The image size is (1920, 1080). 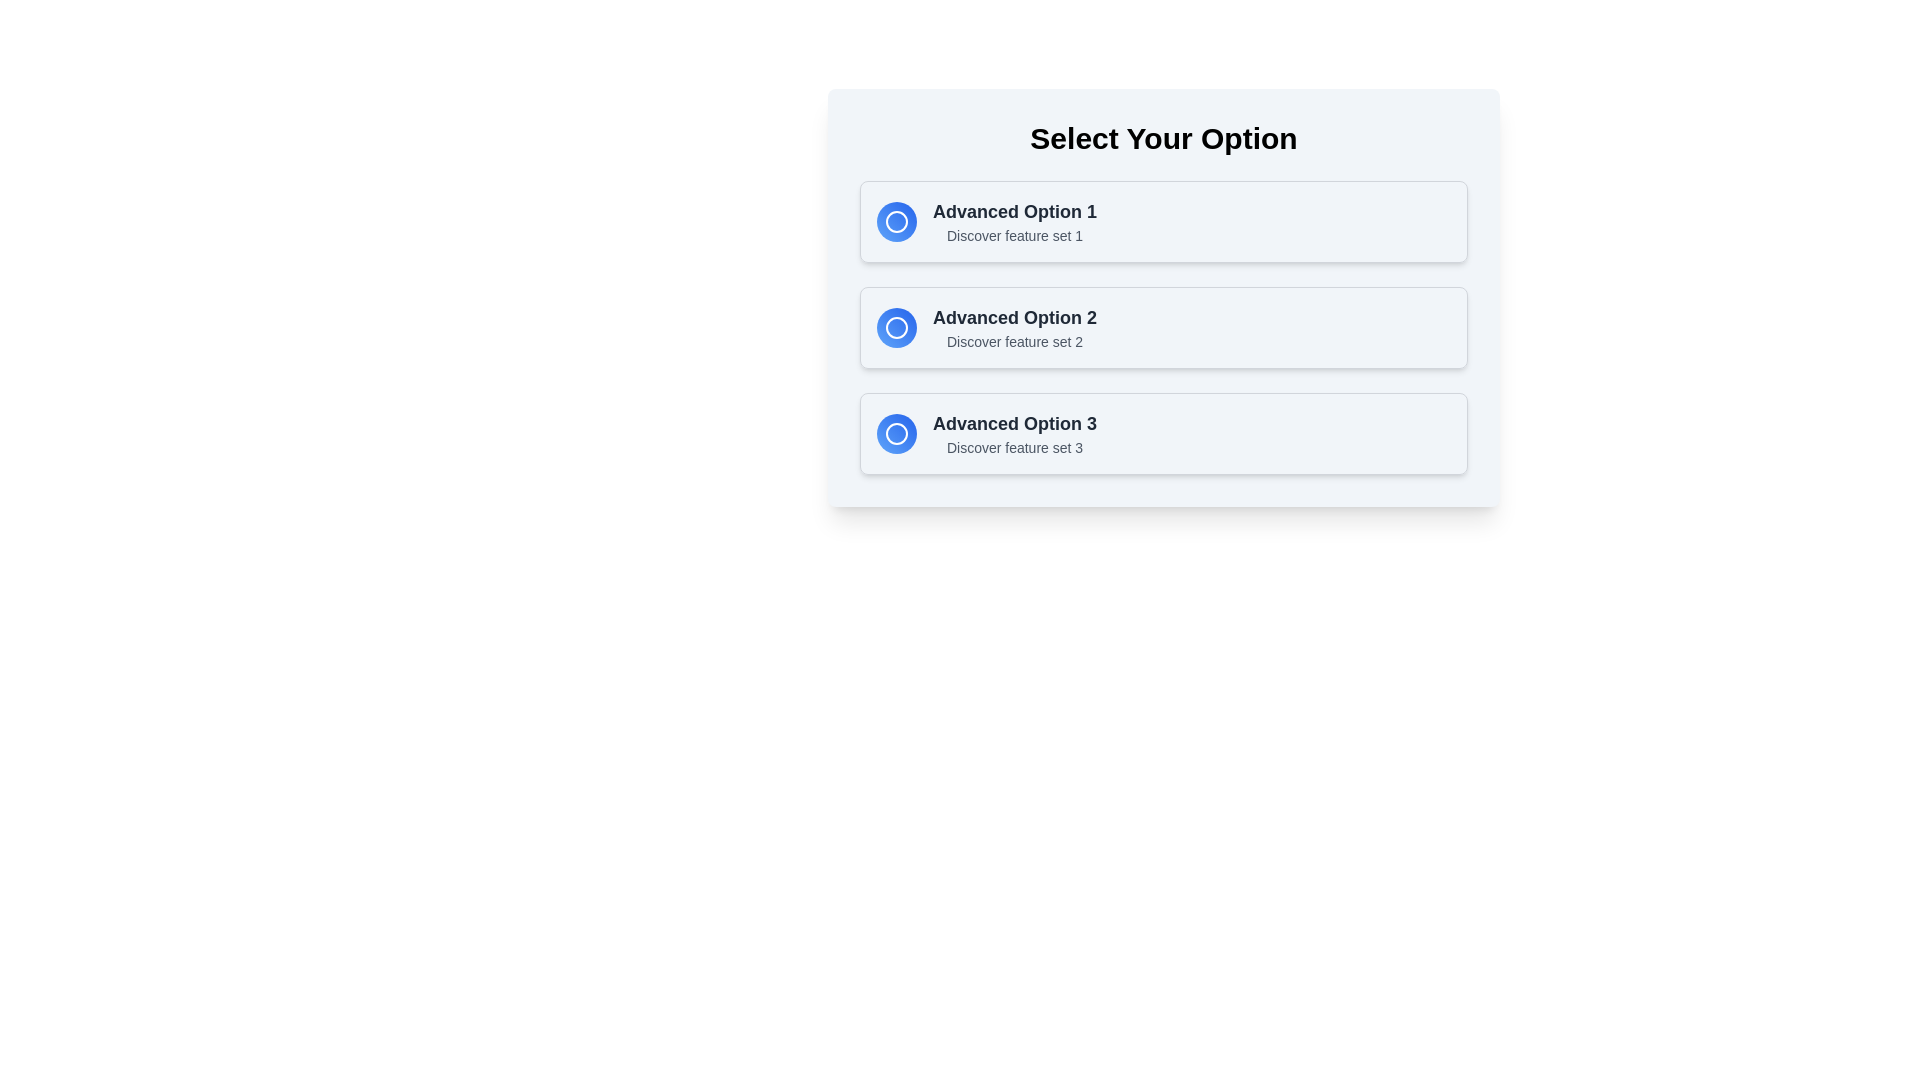 What do you see at coordinates (1015, 316) in the screenshot?
I see `the text label displaying 'Advanced Option 2', which is prominently shown in bold dark gray on a light background, located in the second option card of a vertical list` at bounding box center [1015, 316].